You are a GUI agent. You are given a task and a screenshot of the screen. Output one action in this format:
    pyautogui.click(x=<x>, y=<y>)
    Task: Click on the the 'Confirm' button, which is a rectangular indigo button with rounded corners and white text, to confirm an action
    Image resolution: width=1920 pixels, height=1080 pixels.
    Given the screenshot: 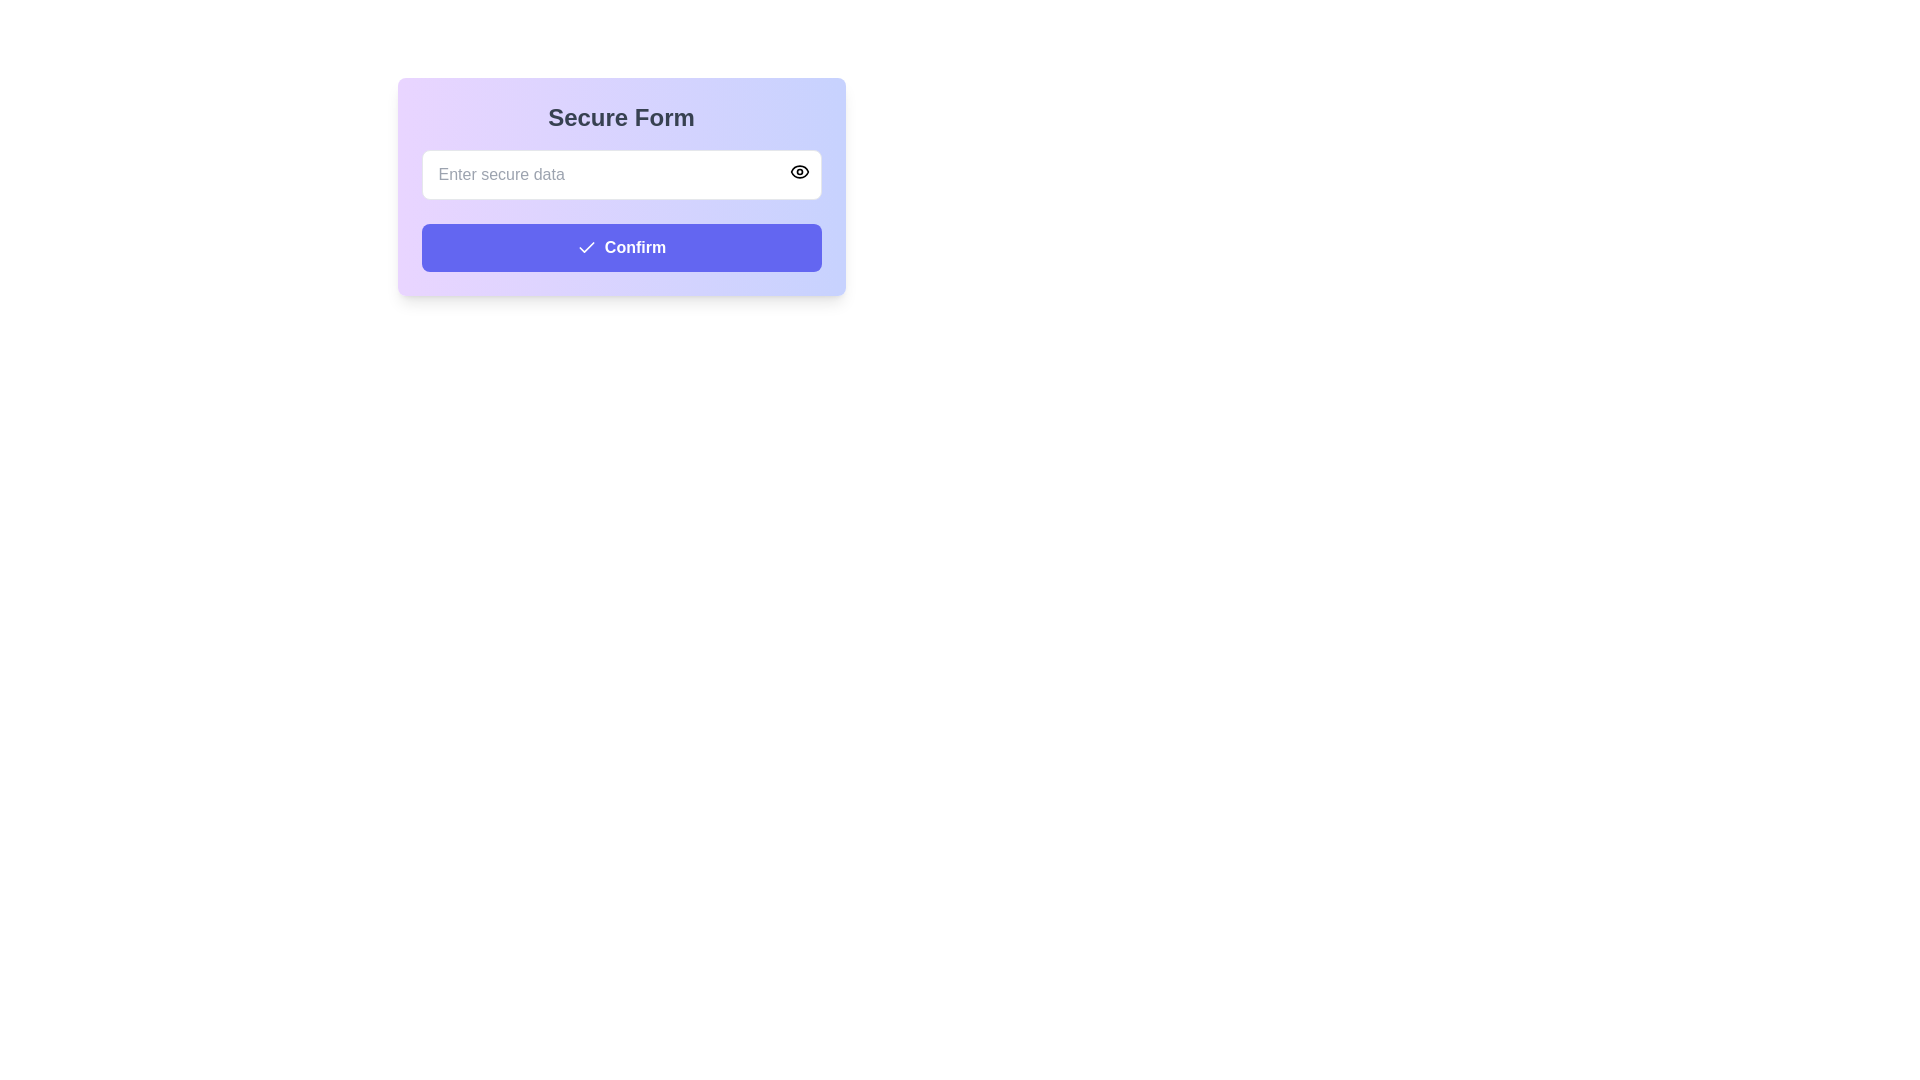 What is the action you would take?
    pyautogui.click(x=620, y=246)
    